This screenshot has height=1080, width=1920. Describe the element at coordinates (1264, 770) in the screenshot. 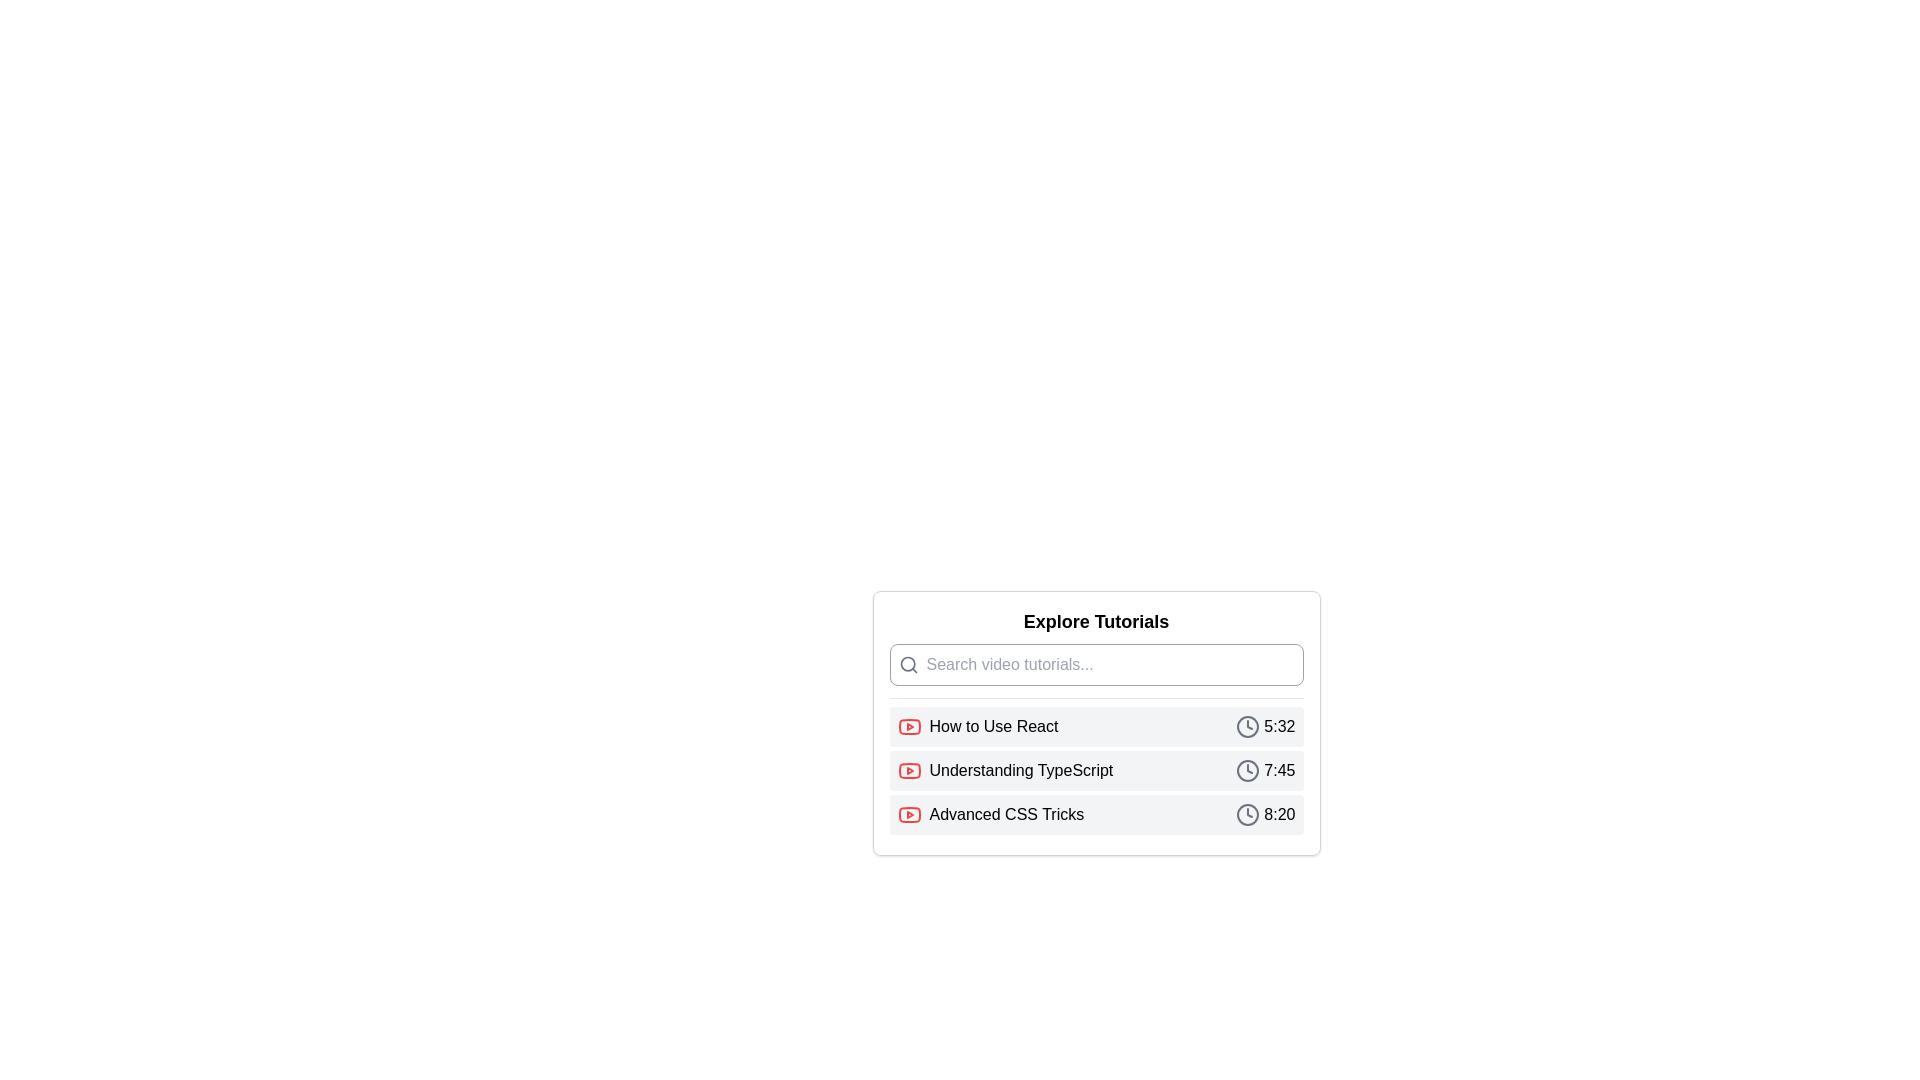

I see `the Text element displaying '7:45' accompanied by a clock icon, located in the right section of the second row, aligned with 'Understanding TypeScript'` at that location.